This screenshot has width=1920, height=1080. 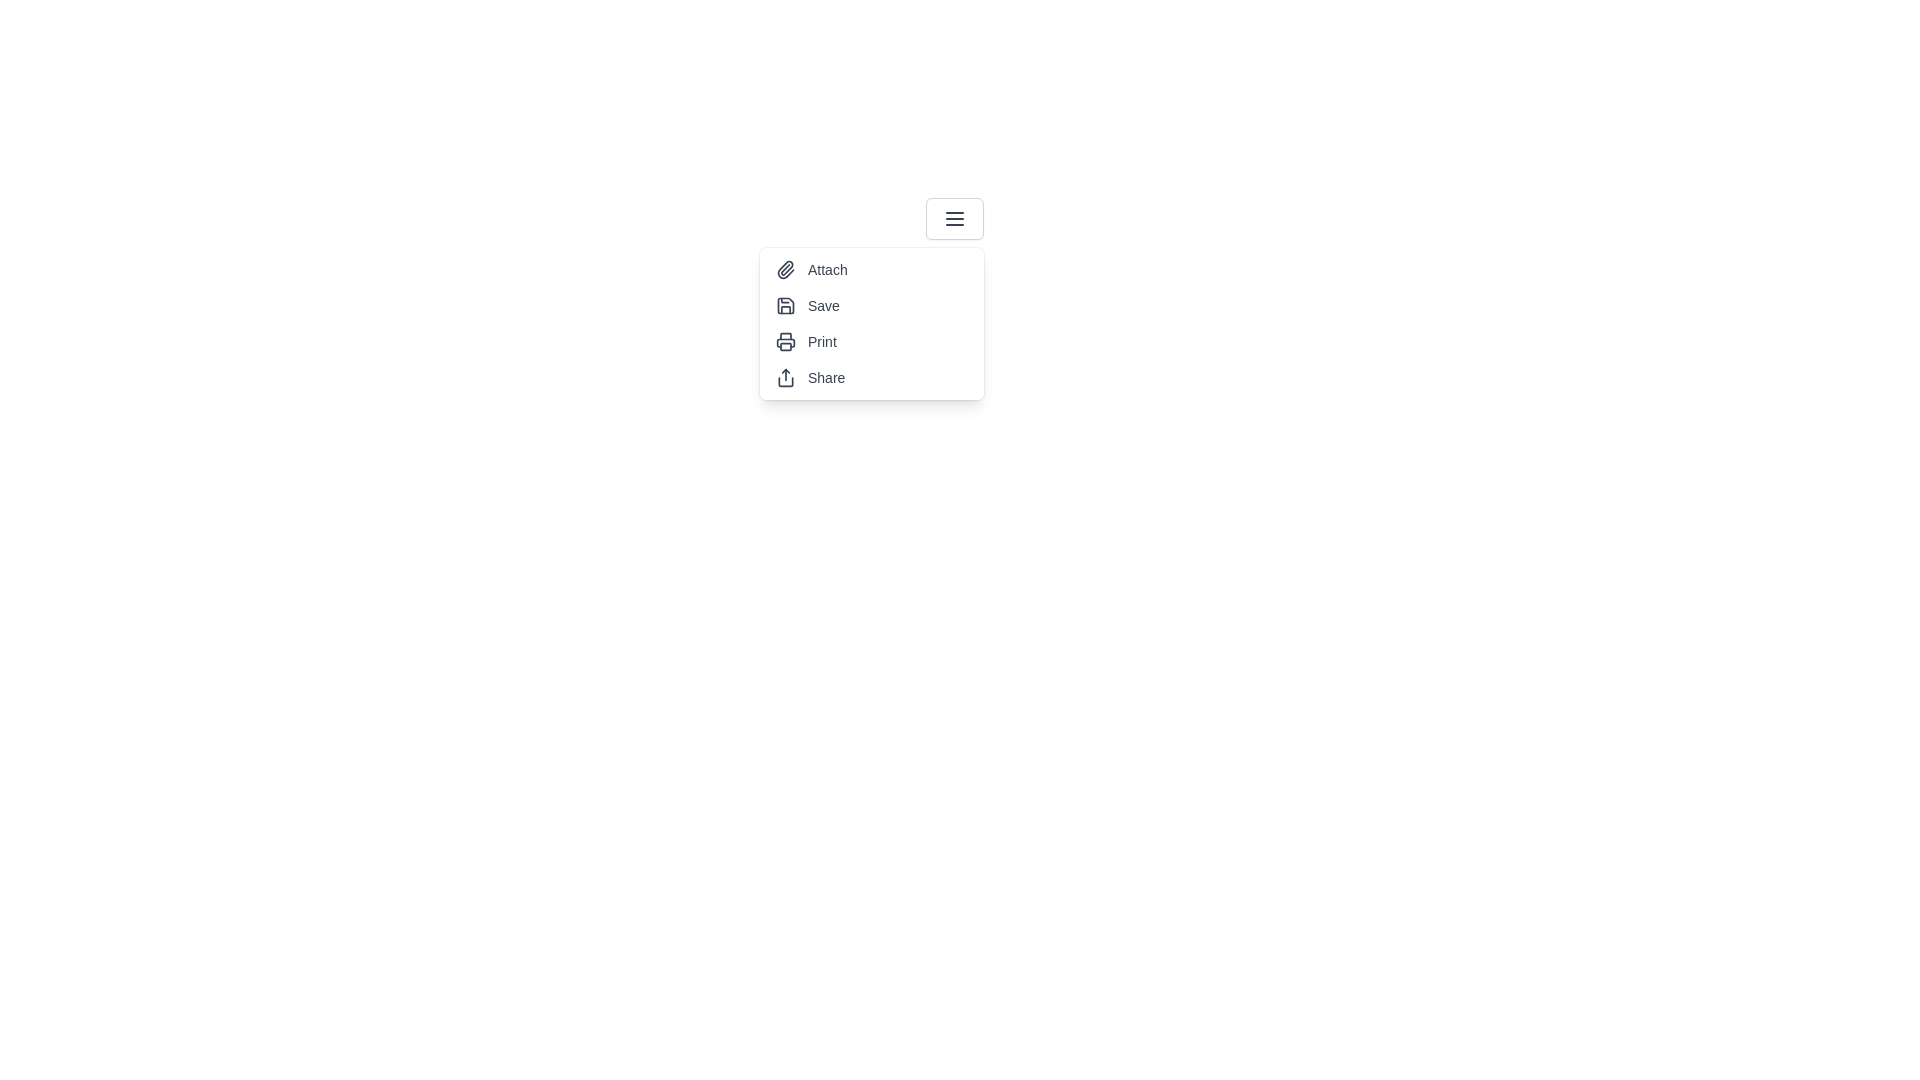 What do you see at coordinates (872, 341) in the screenshot?
I see `the third menu item in the vertical list, which triggers the print function for the current view or document` at bounding box center [872, 341].